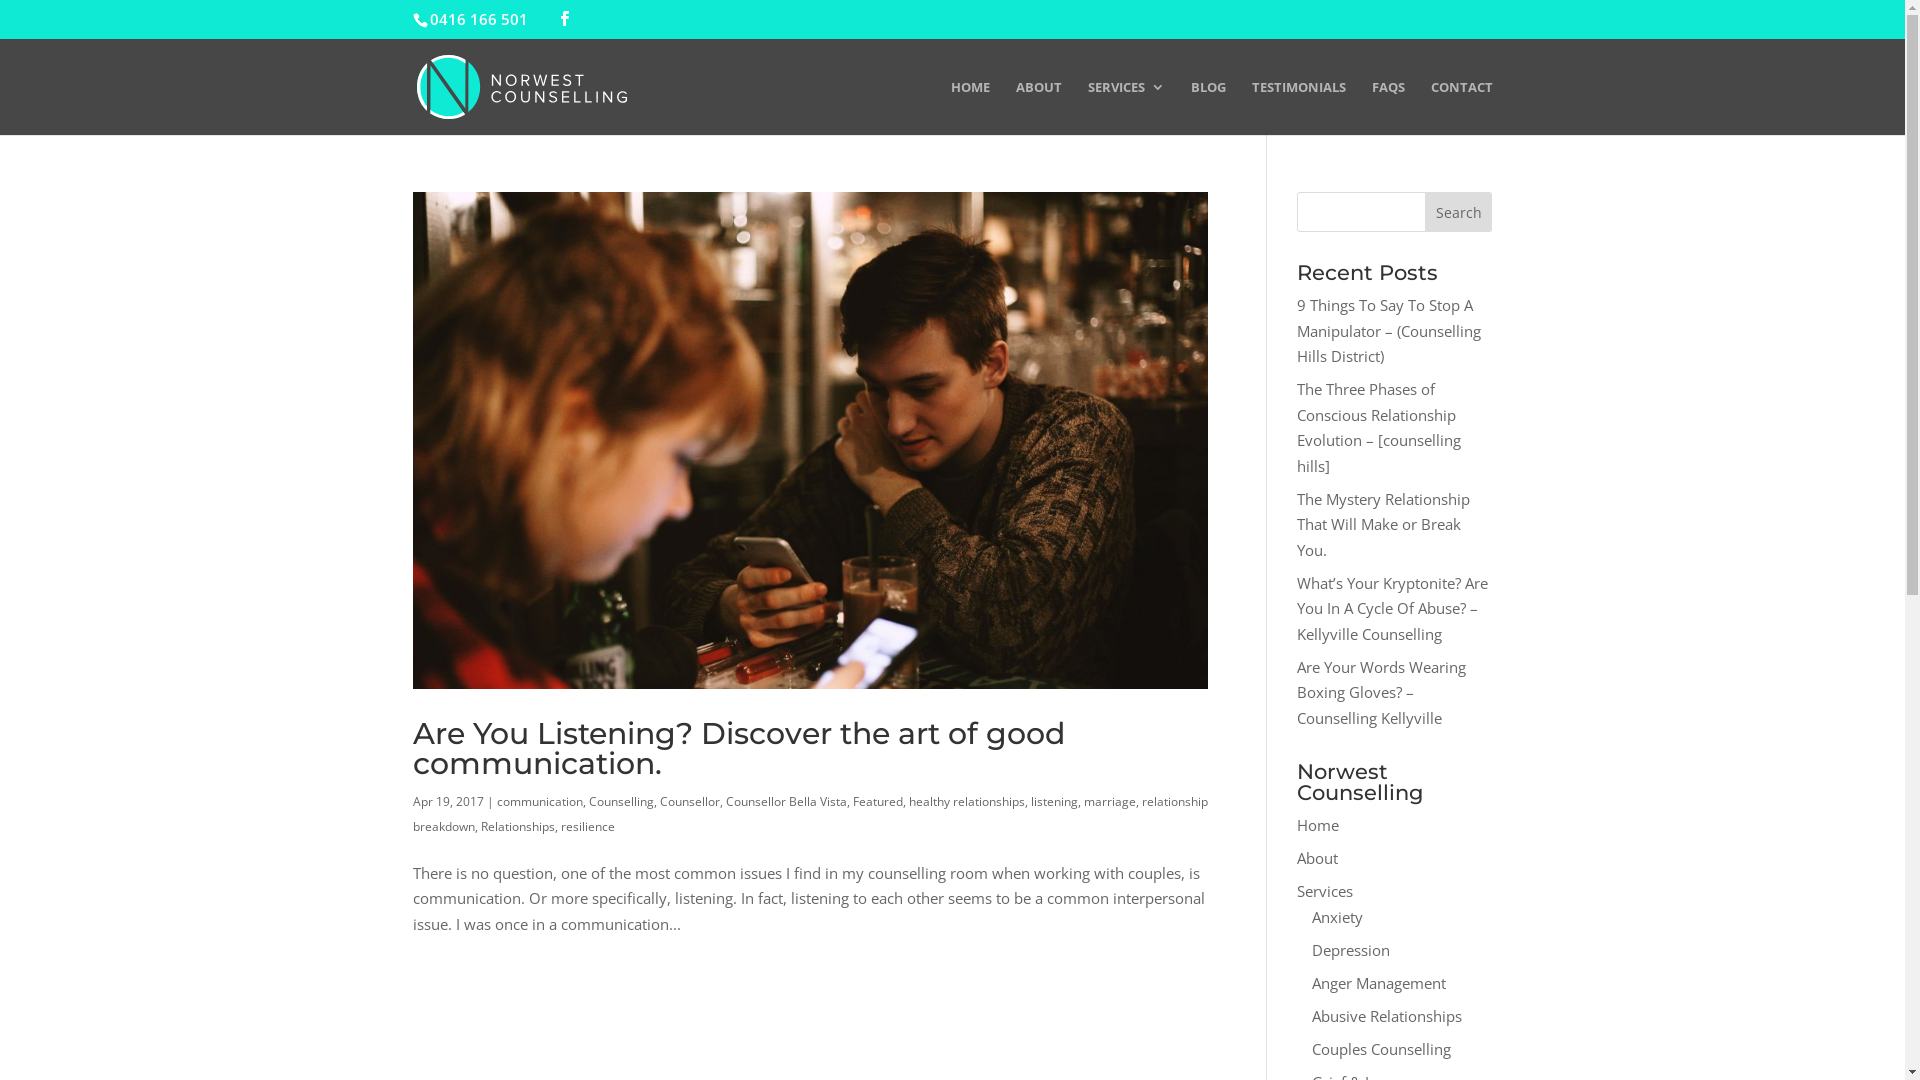 The image size is (1920, 1080). I want to click on 'Anxiety', so click(1337, 915).